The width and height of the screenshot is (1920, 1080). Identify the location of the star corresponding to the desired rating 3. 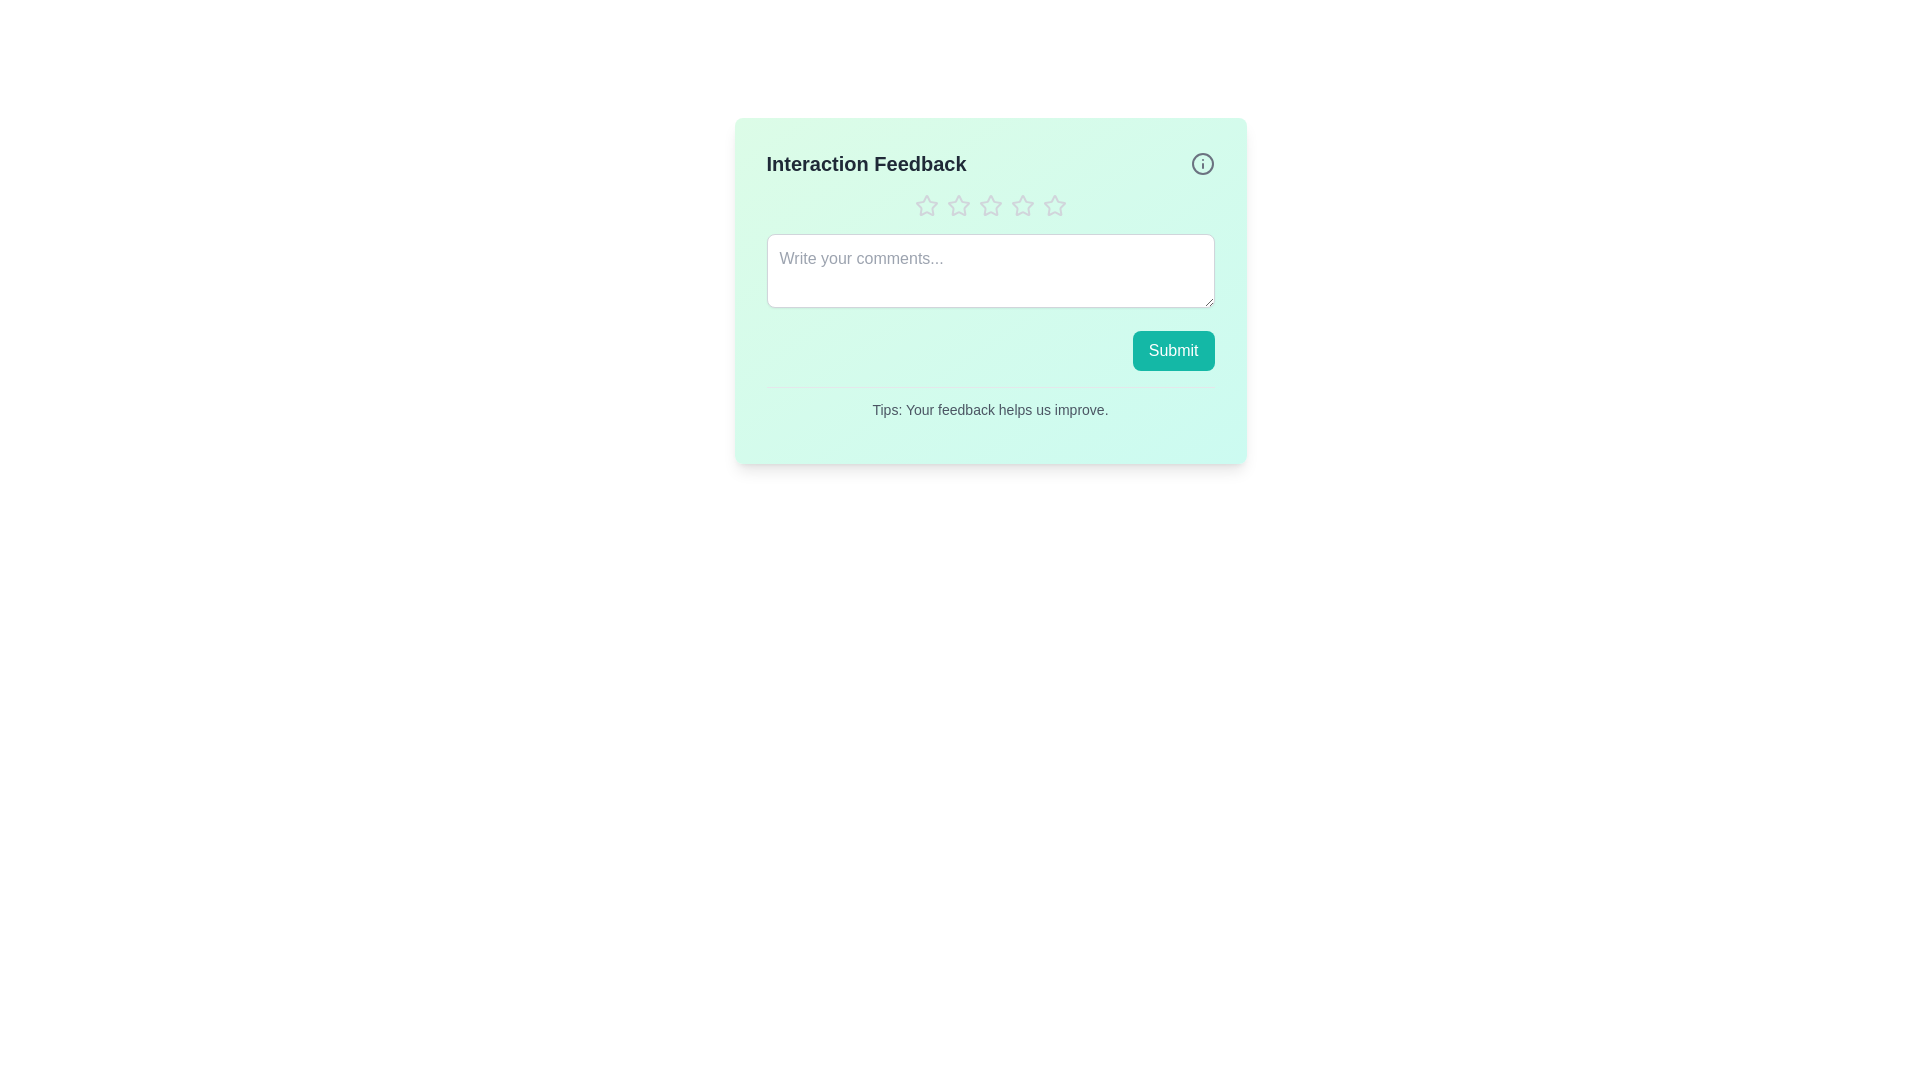
(990, 205).